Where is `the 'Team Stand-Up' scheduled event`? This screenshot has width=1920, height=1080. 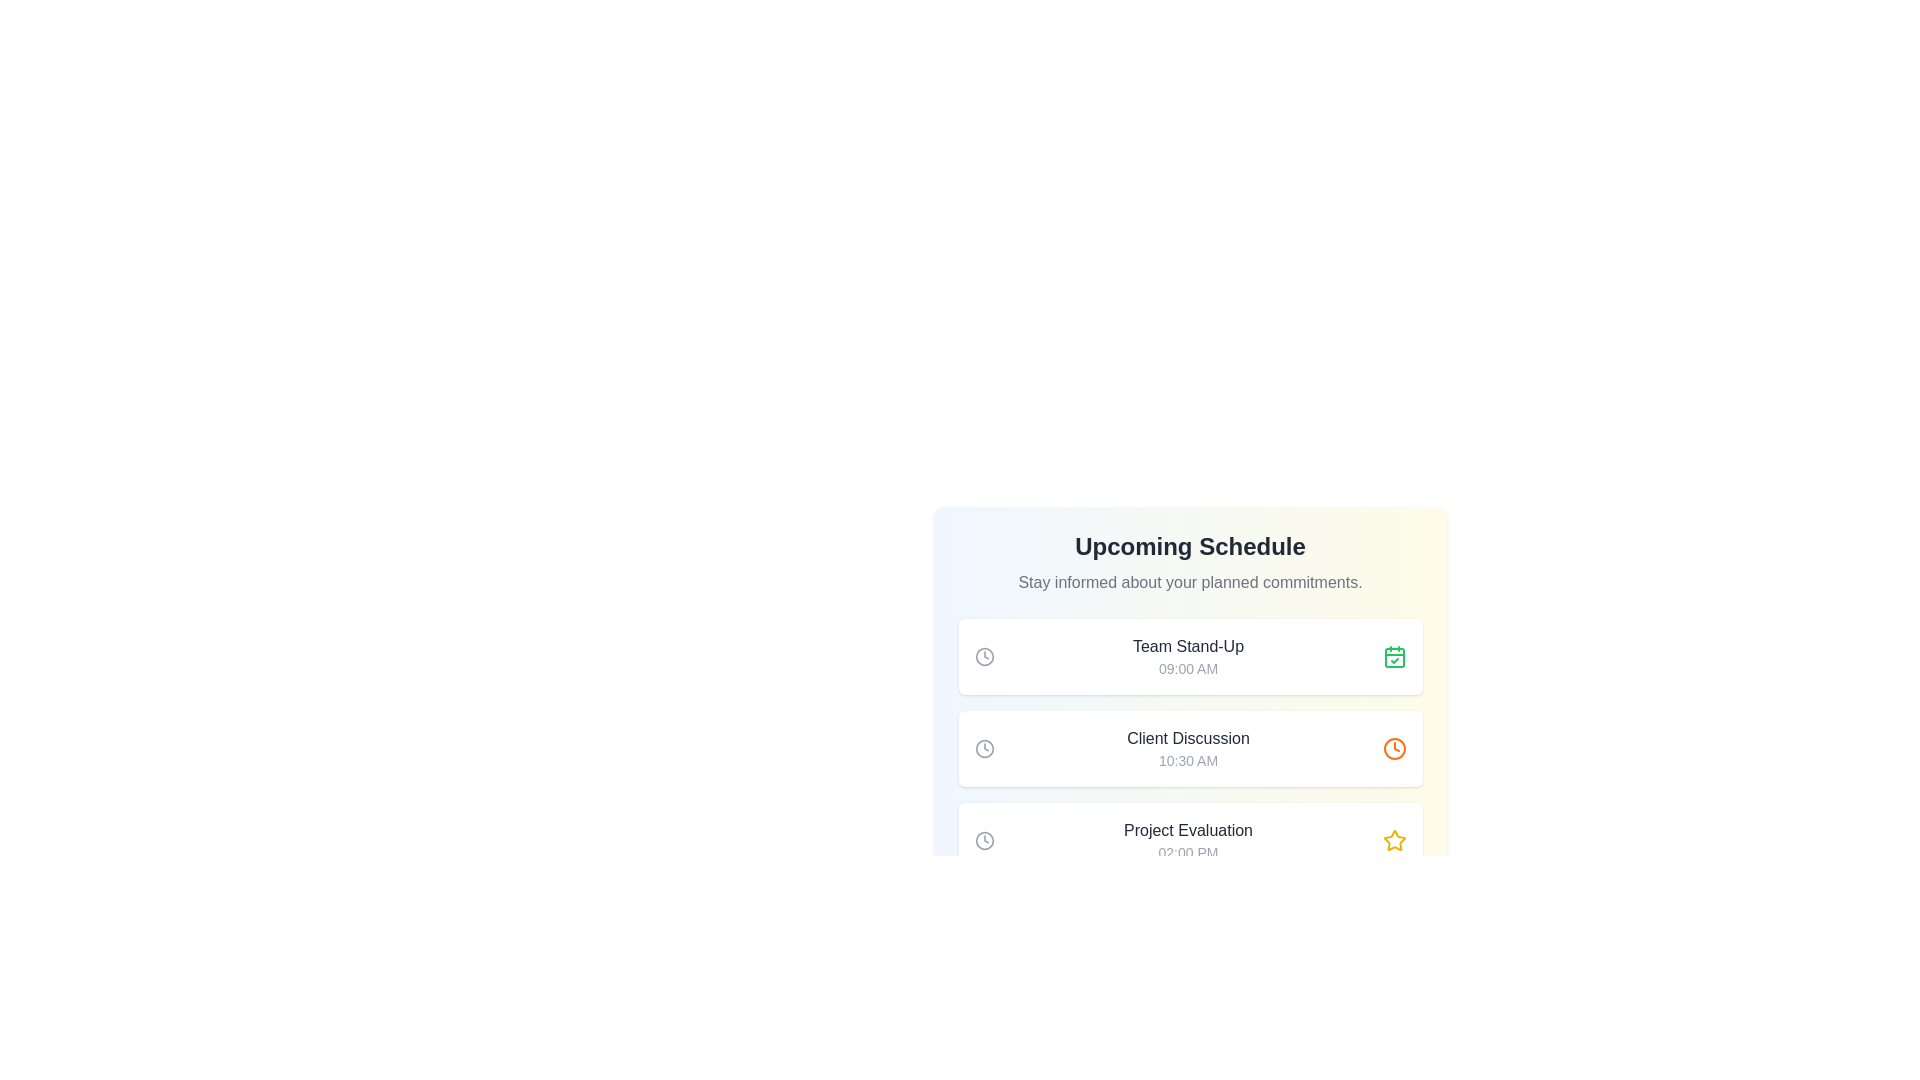 the 'Team Stand-Up' scheduled event is located at coordinates (1190, 656).